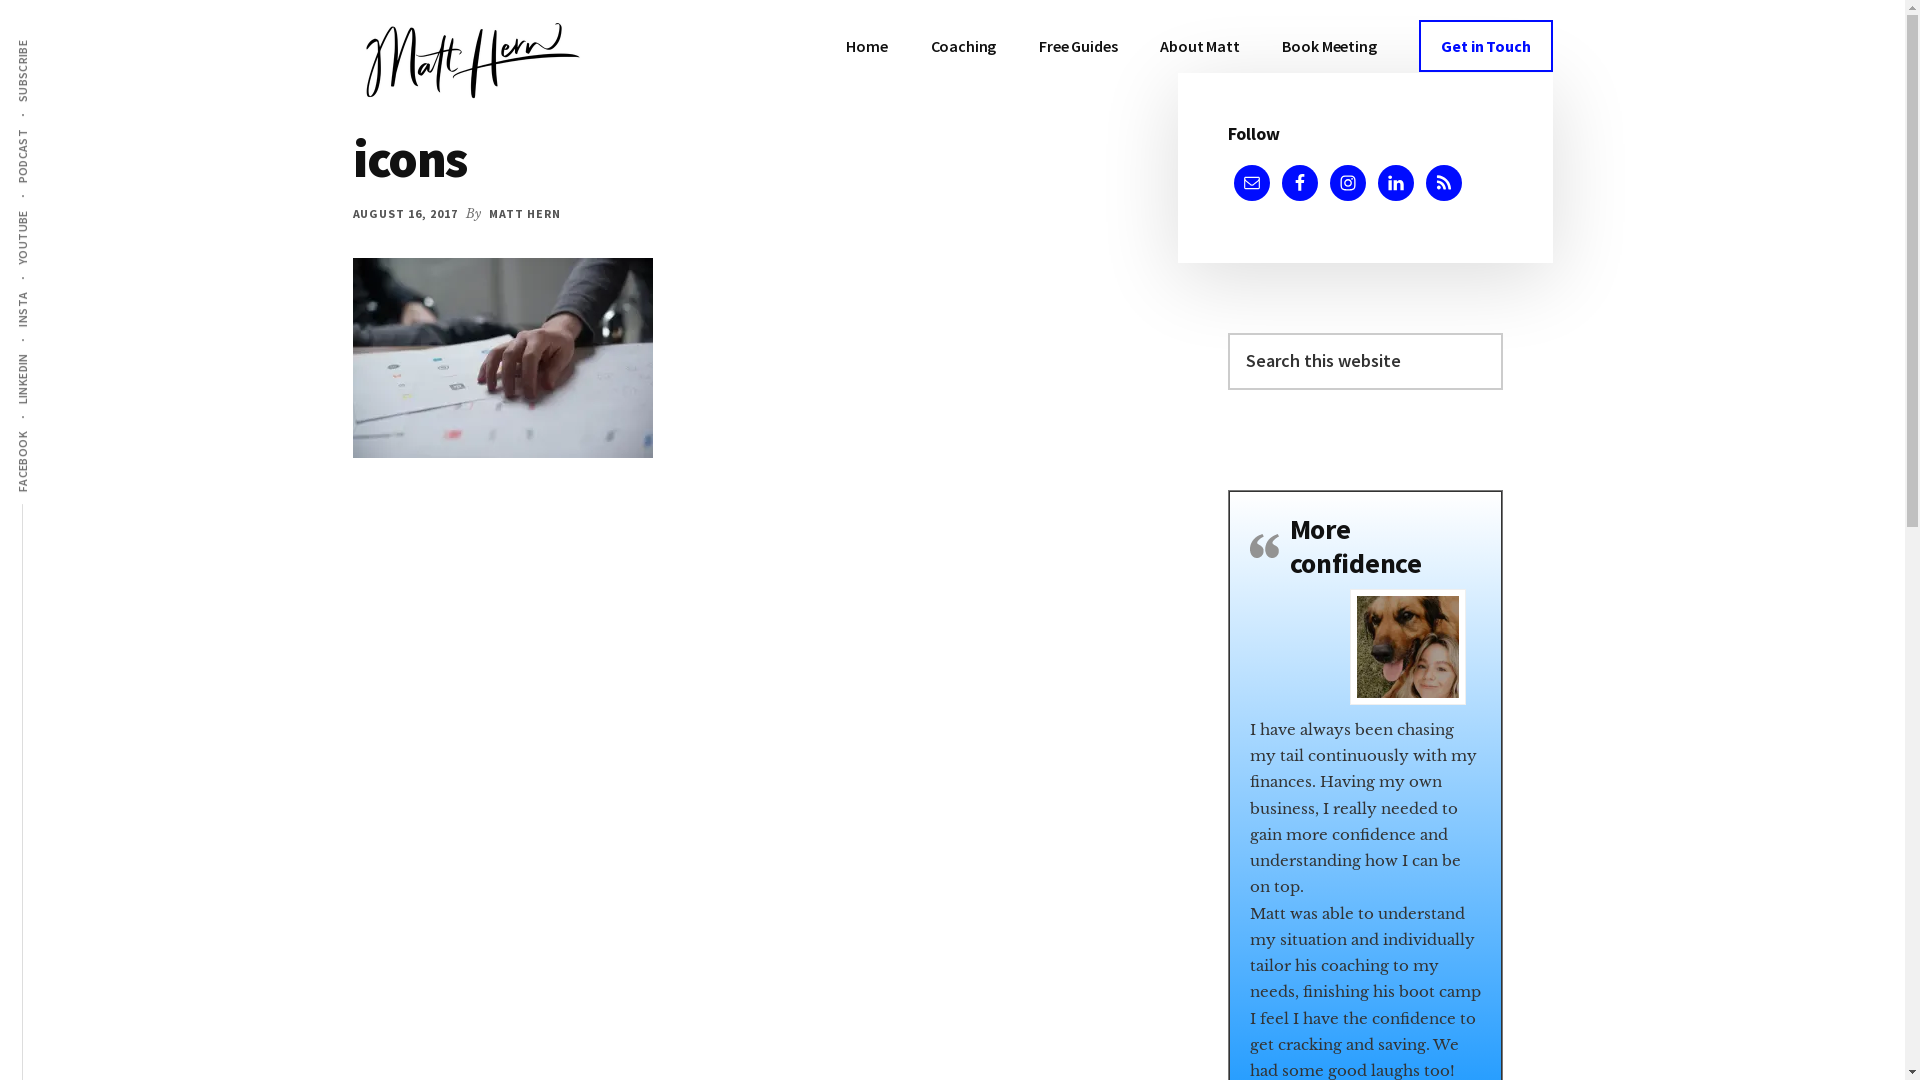 This screenshot has height=1080, width=1920. What do you see at coordinates (1329, 45) in the screenshot?
I see `'Book Meeting'` at bounding box center [1329, 45].